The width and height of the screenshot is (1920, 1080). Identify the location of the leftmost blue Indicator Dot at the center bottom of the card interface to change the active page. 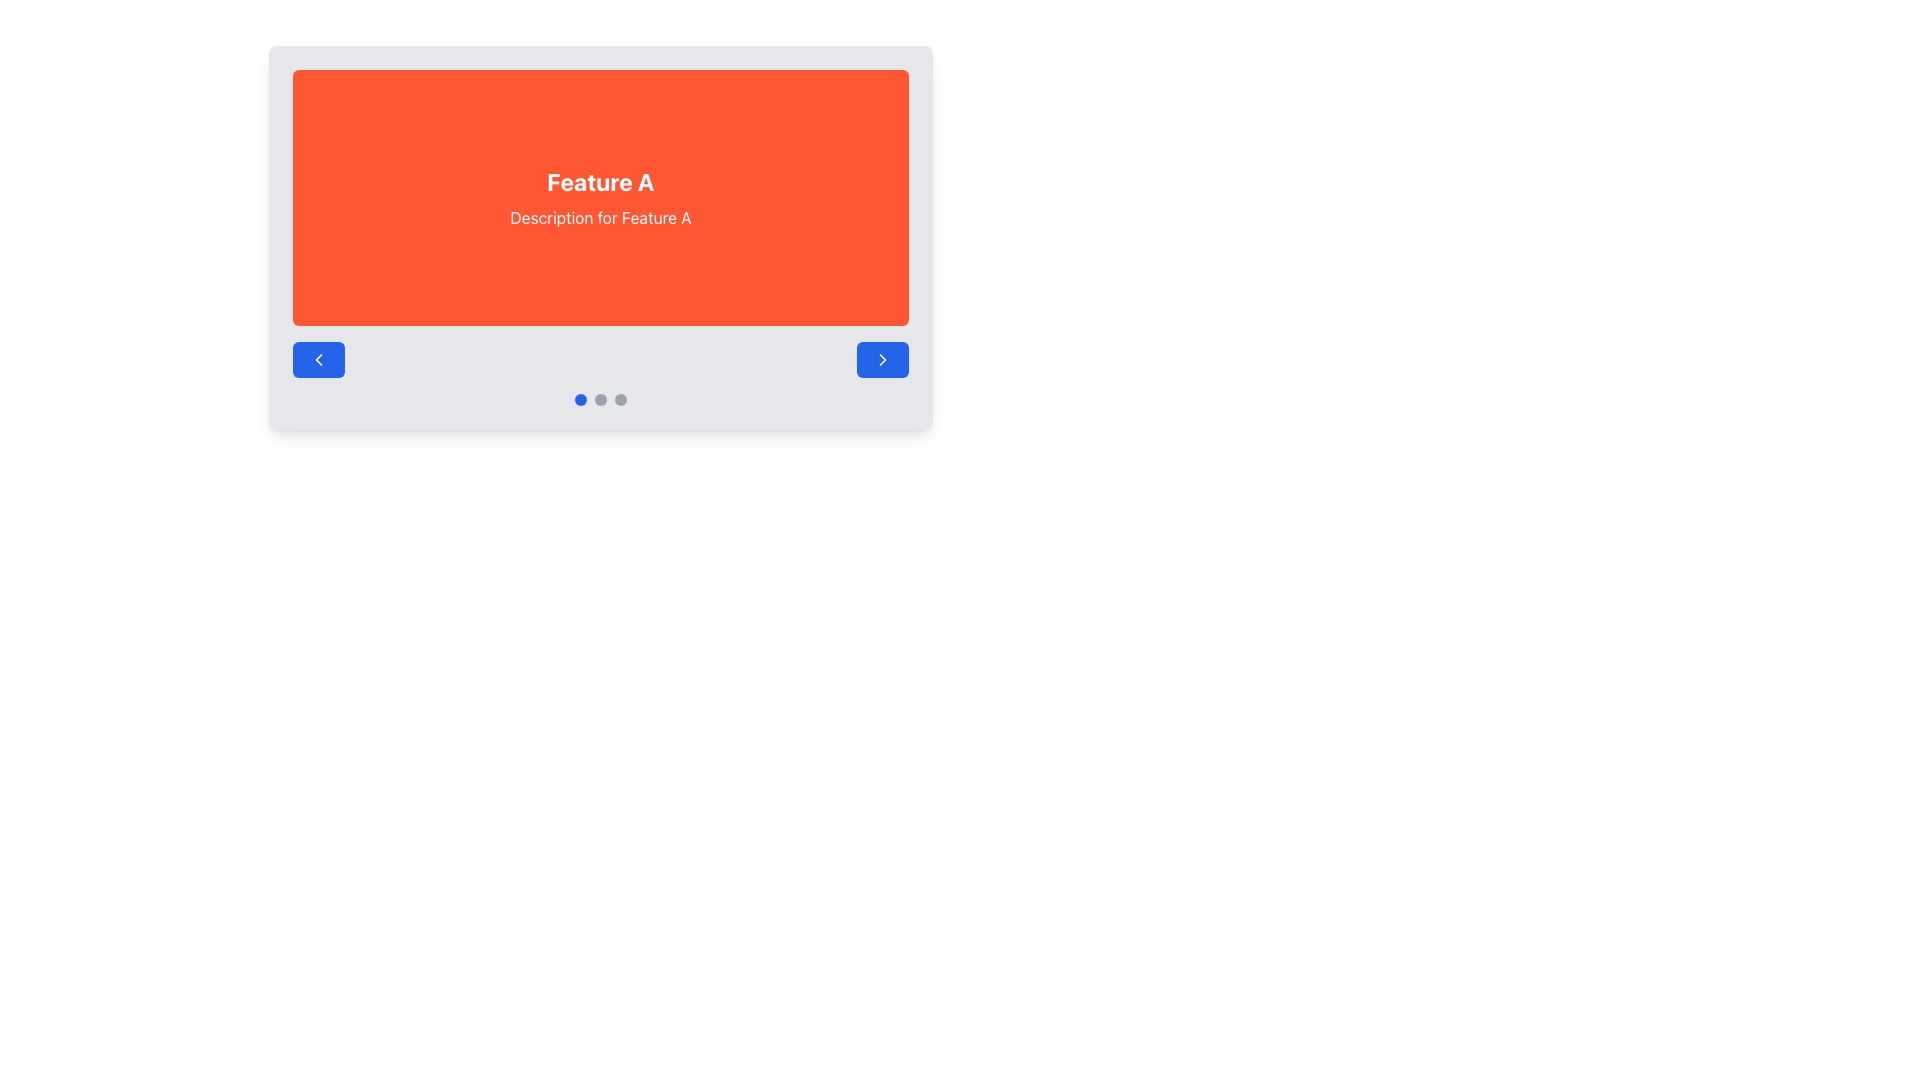
(579, 400).